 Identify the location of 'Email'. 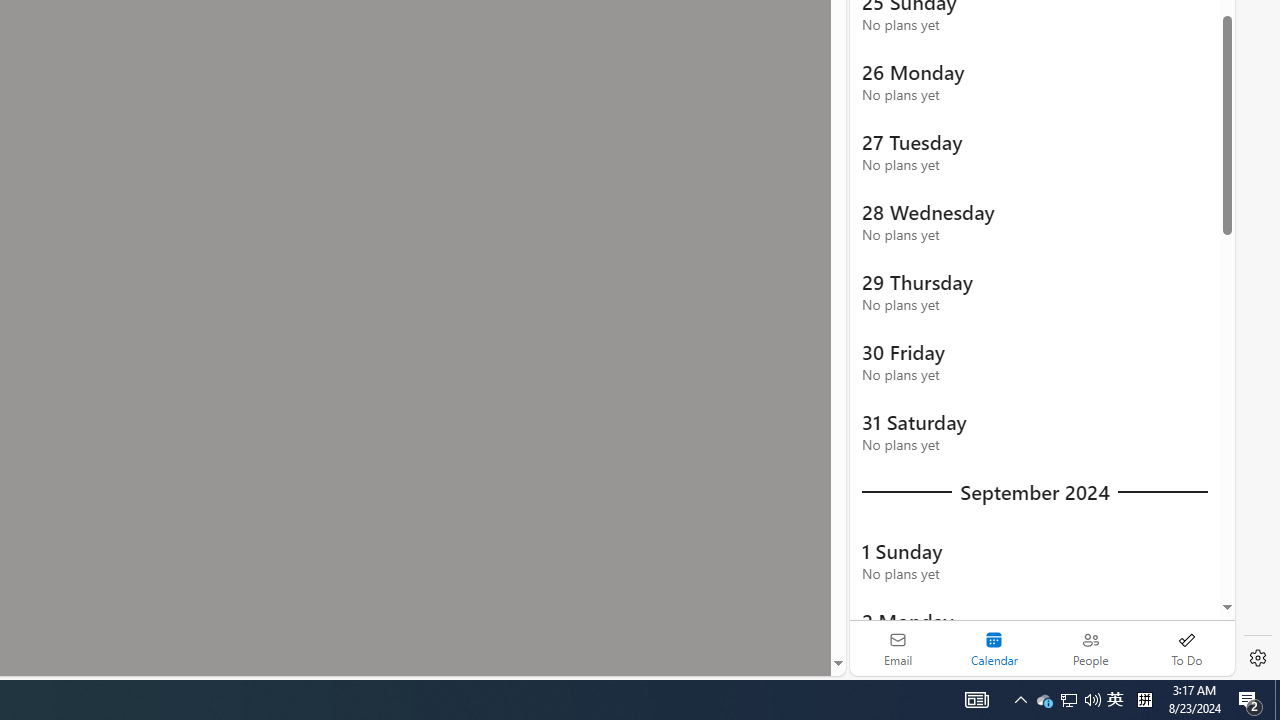
(897, 648).